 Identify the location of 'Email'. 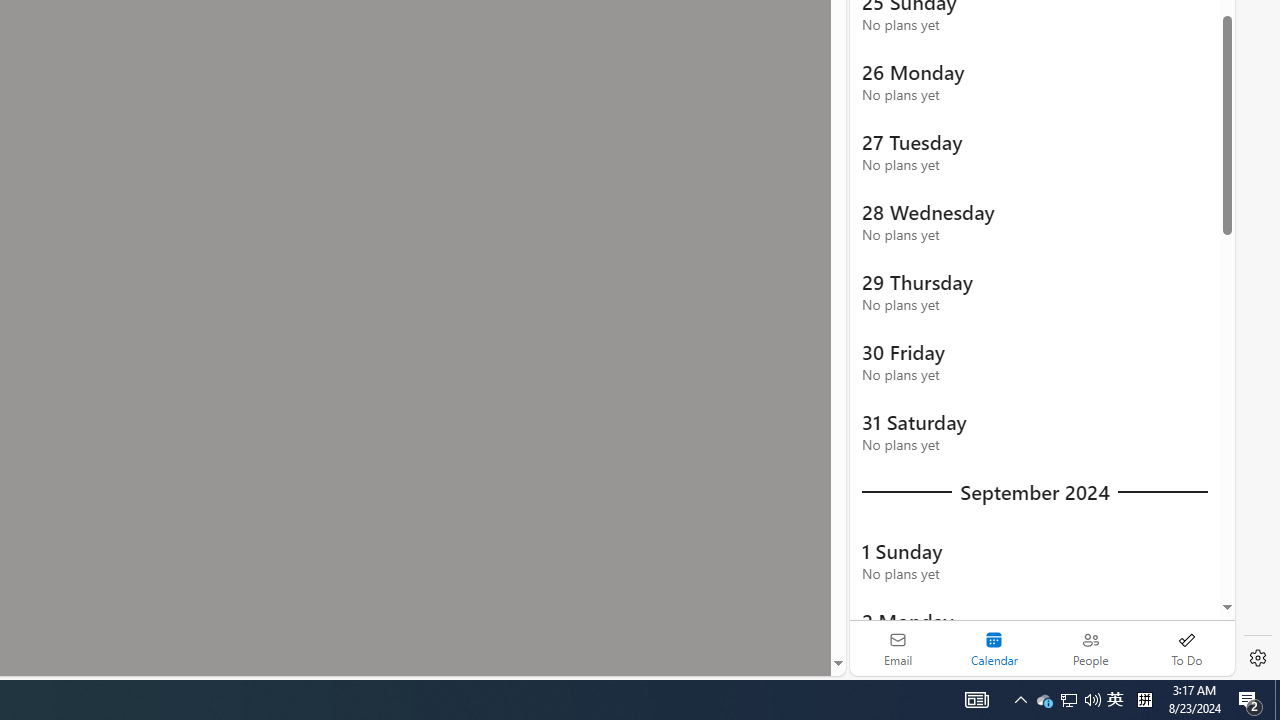
(897, 648).